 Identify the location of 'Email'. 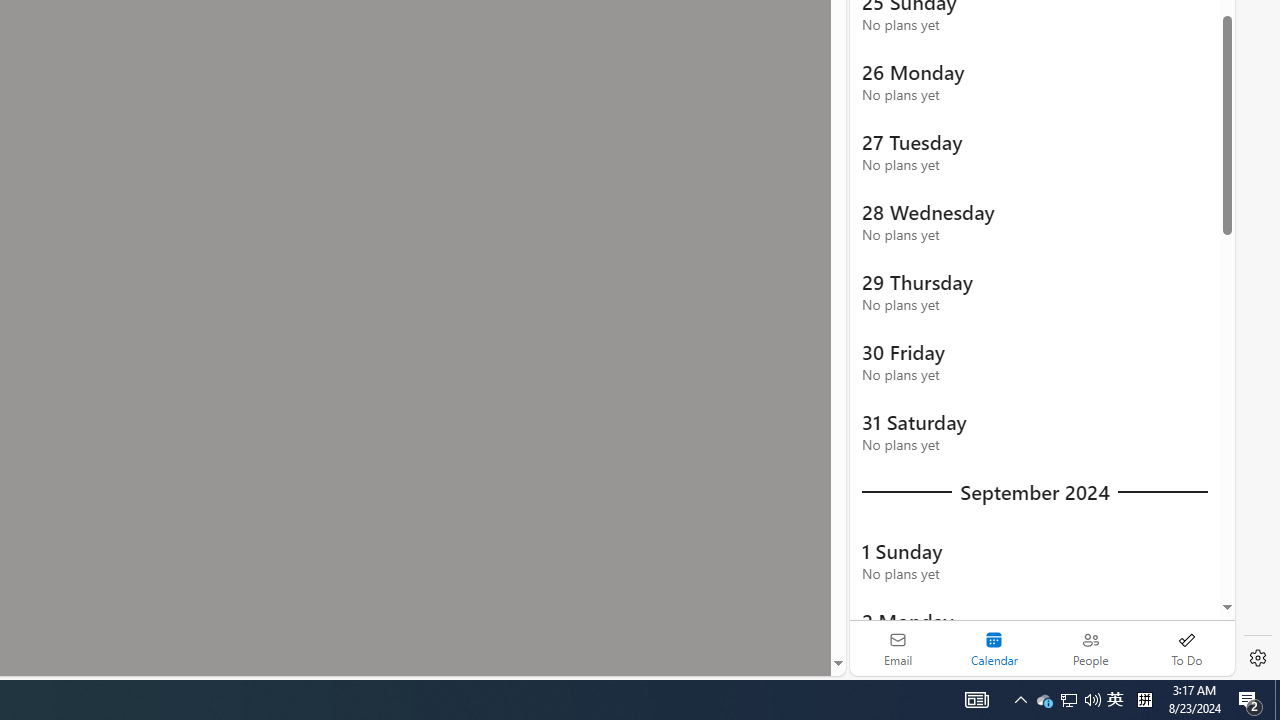
(897, 648).